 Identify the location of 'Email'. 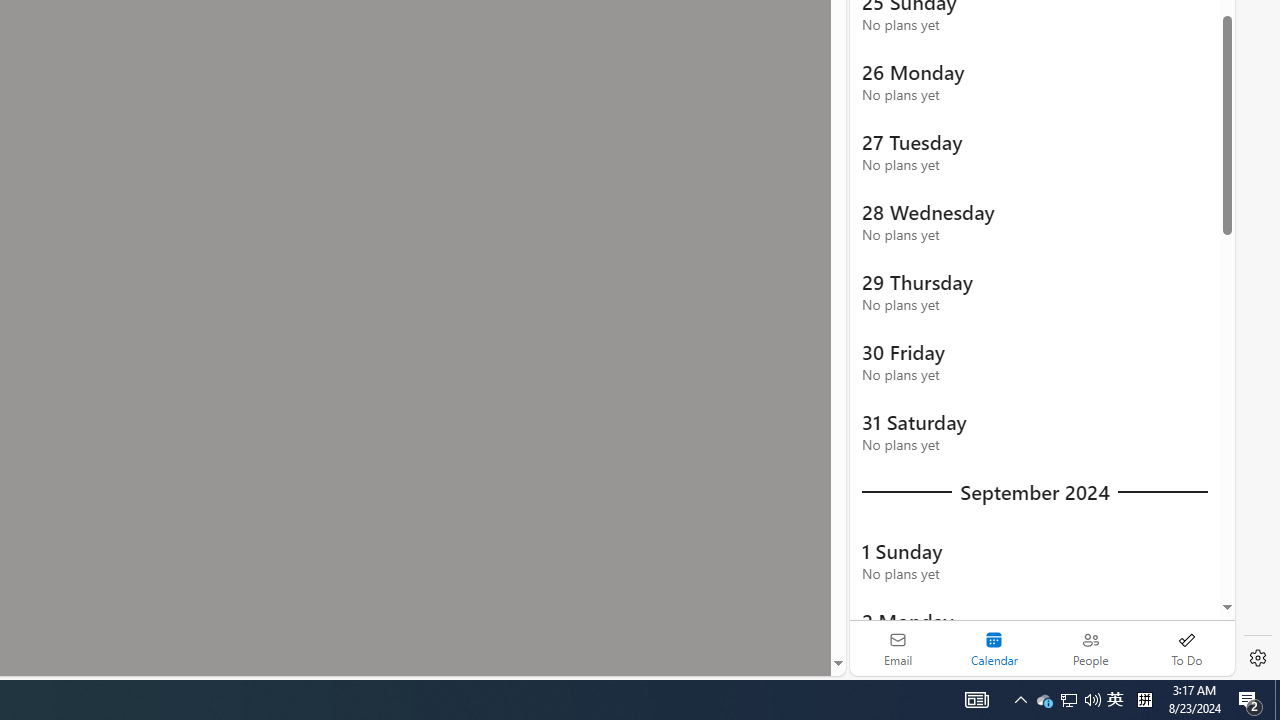
(897, 648).